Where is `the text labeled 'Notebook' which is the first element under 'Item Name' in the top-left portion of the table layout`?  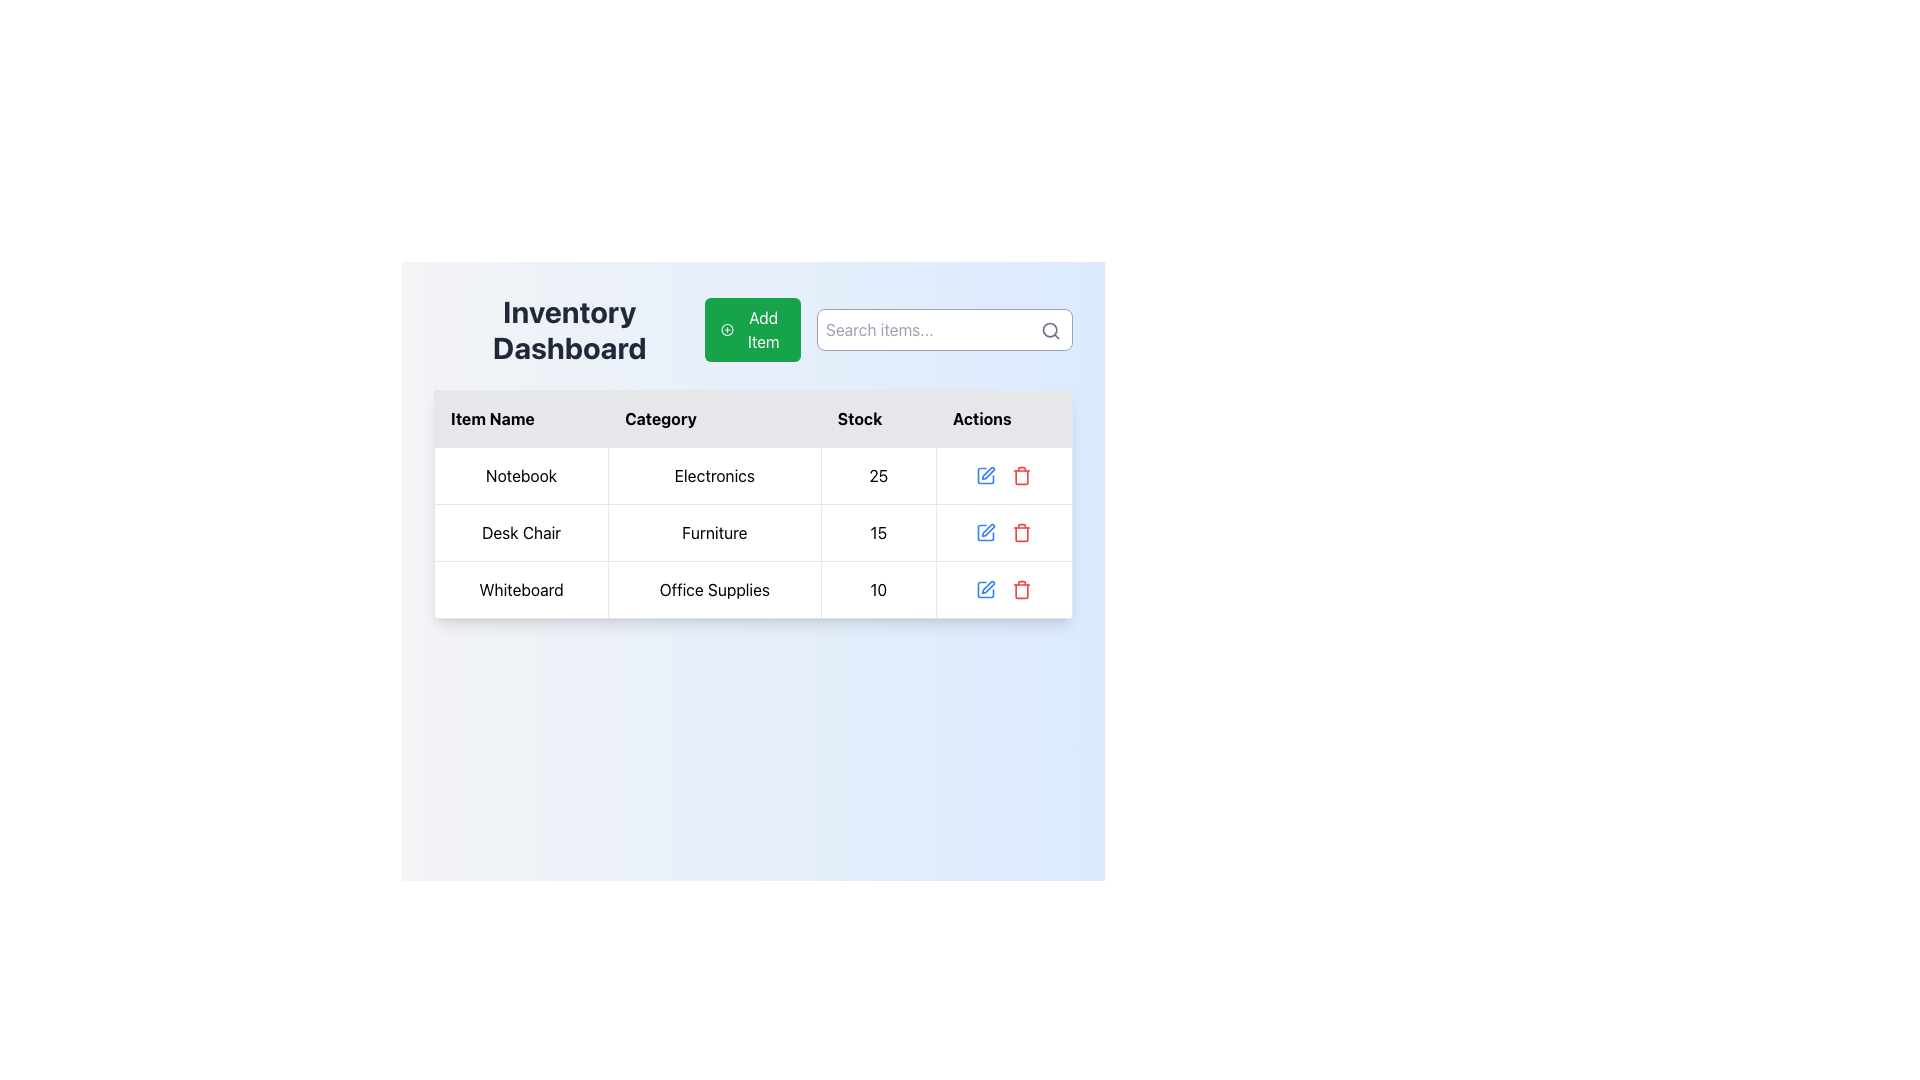 the text labeled 'Notebook' which is the first element under 'Item Name' in the top-left portion of the table layout is located at coordinates (521, 475).